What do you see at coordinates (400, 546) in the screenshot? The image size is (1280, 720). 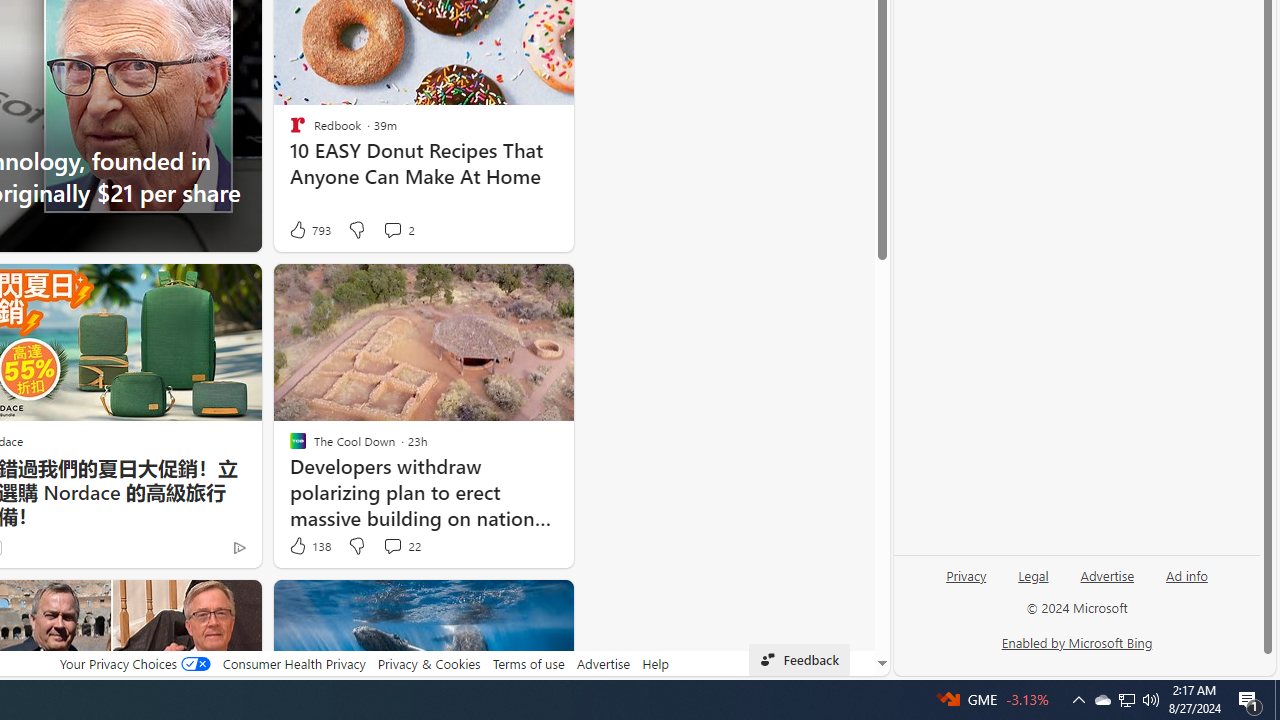 I see `'View comments 22 Comment'` at bounding box center [400, 546].